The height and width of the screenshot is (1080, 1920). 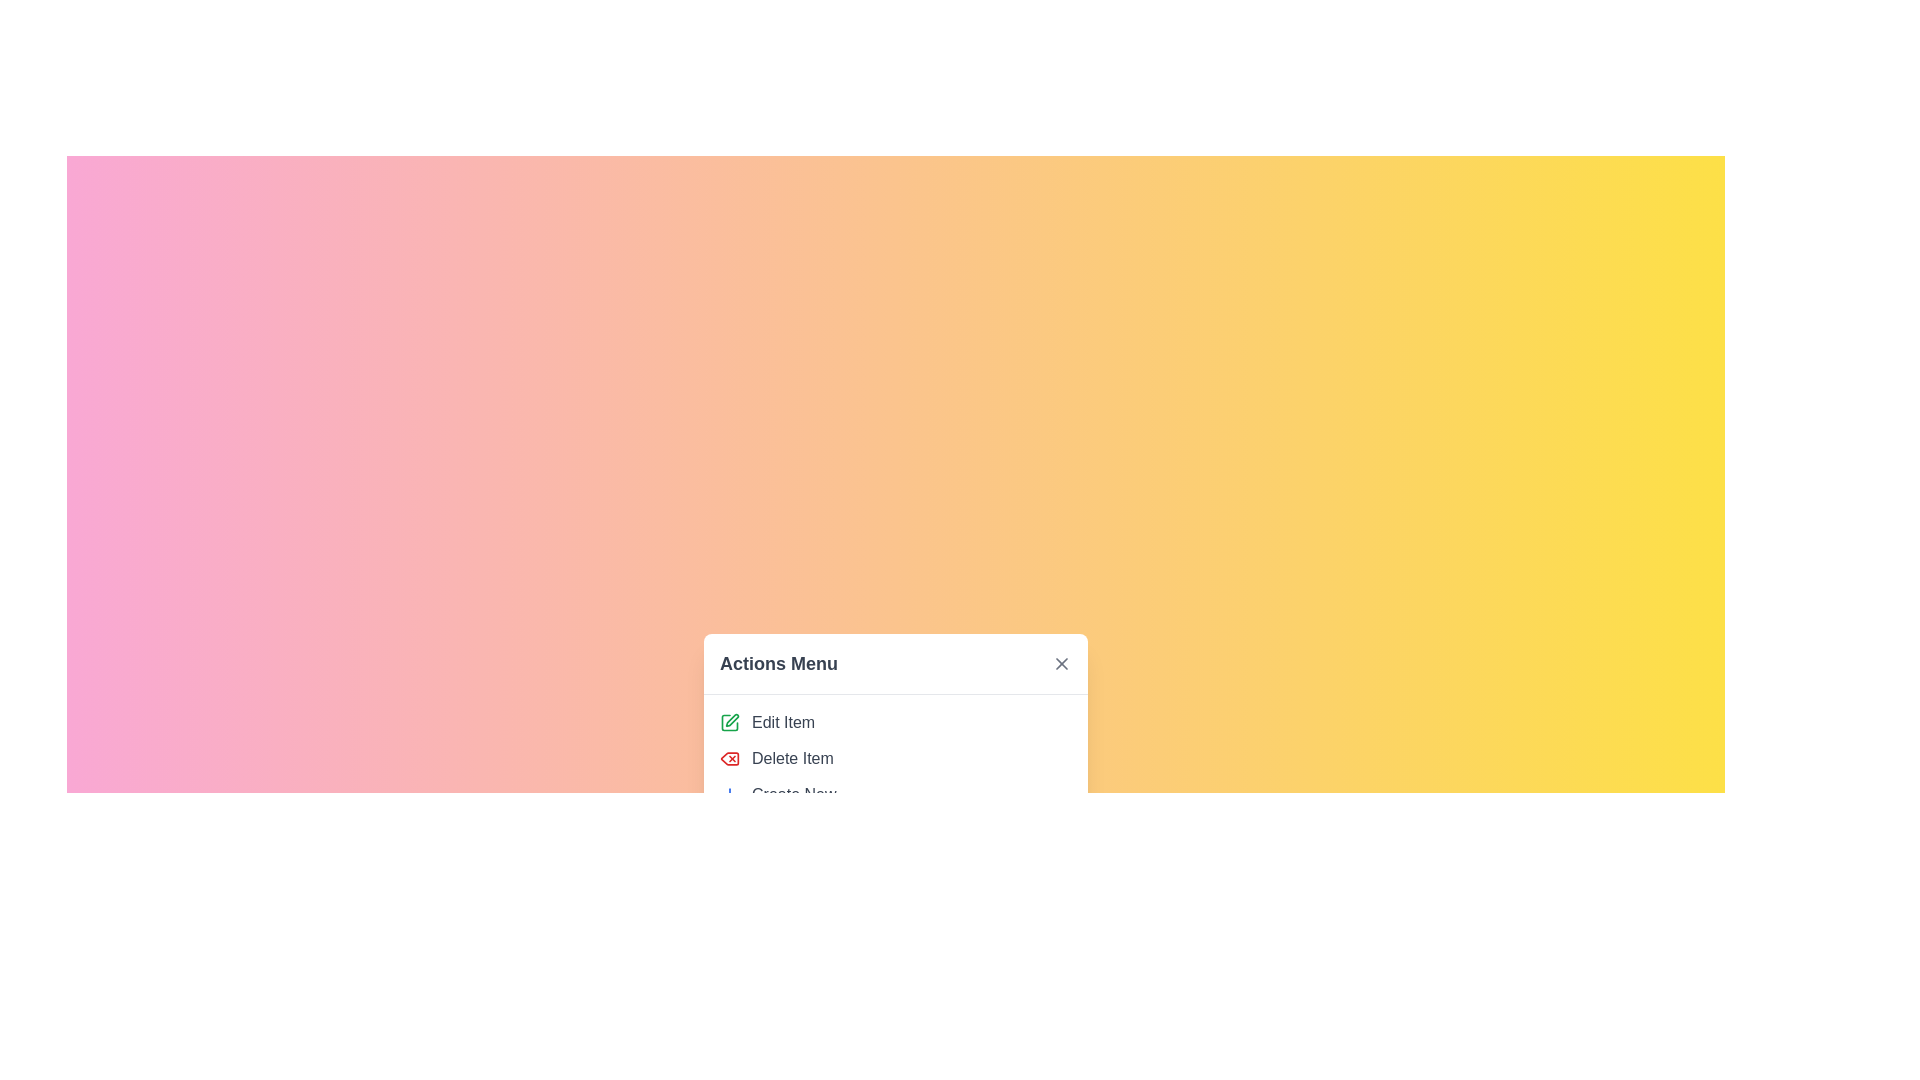 I want to click on the 'Create New' menu option, which is the third item in the vertical 'Actions Menu', so click(x=895, y=793).